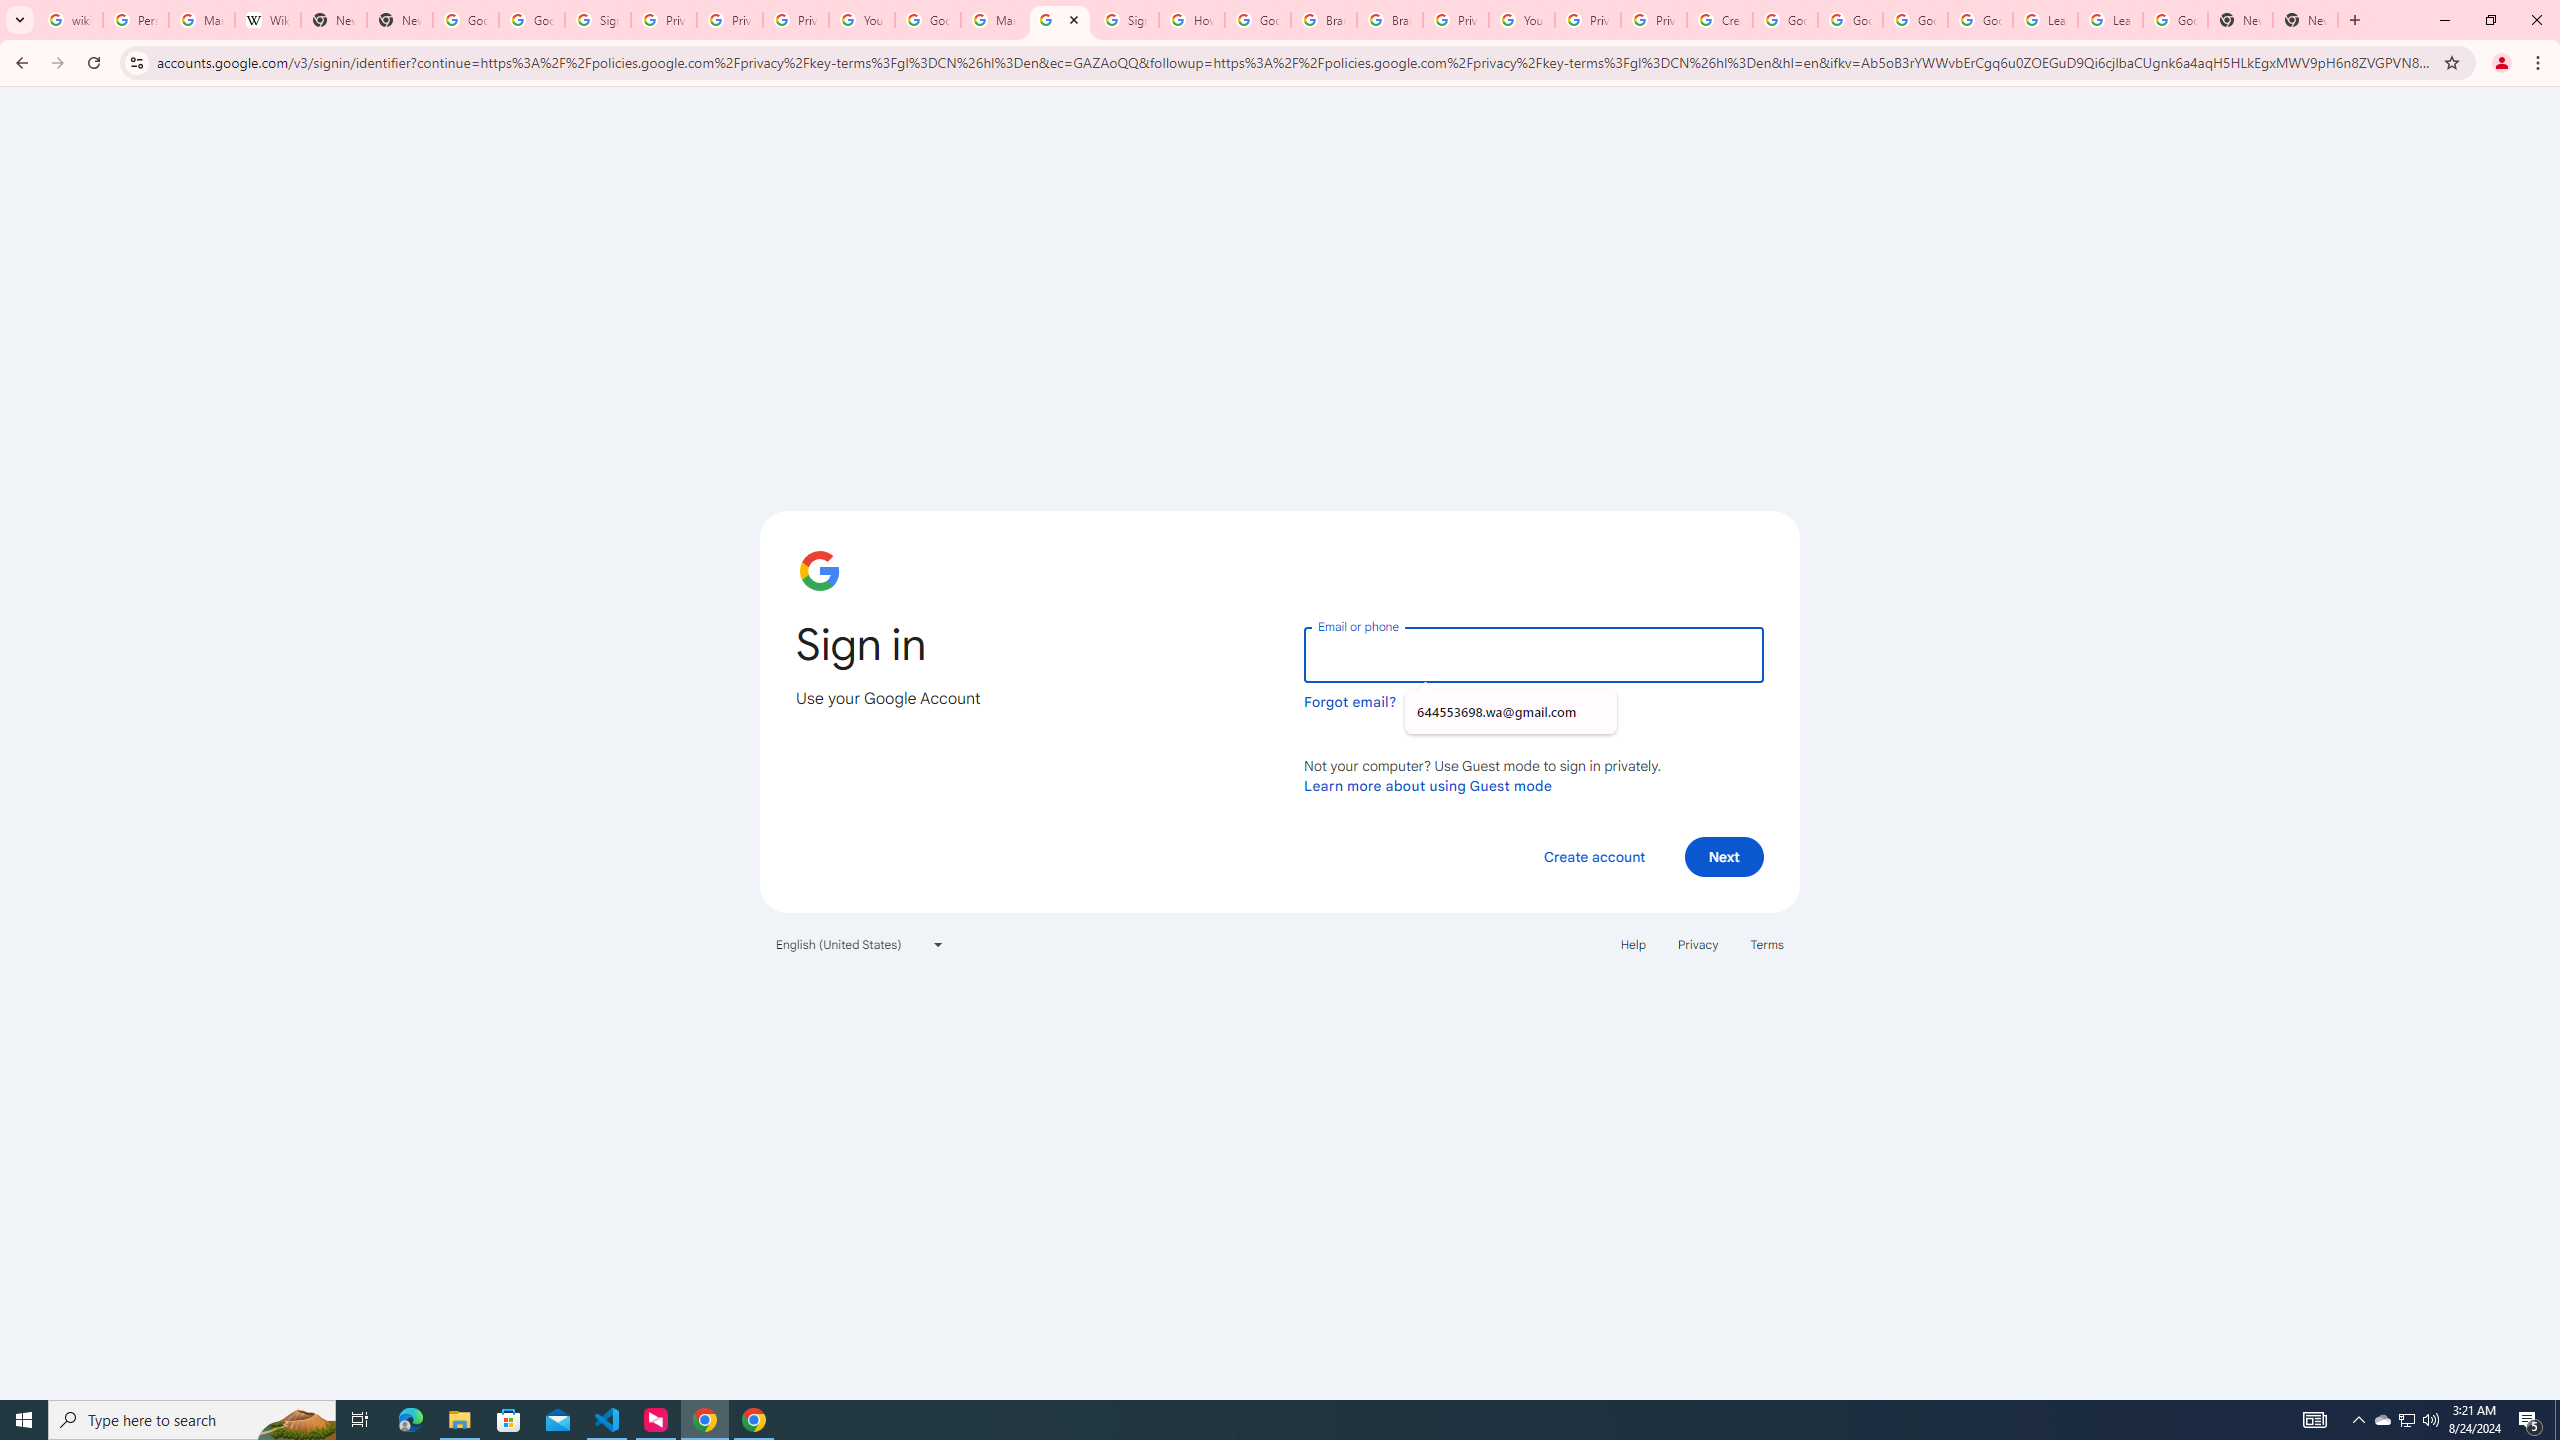 This screenshot has width=2560, height=1440. What do you see at coordinates (135, 61) in the screenshot?
I see `'View site information'` at bounding box center [135, 61].